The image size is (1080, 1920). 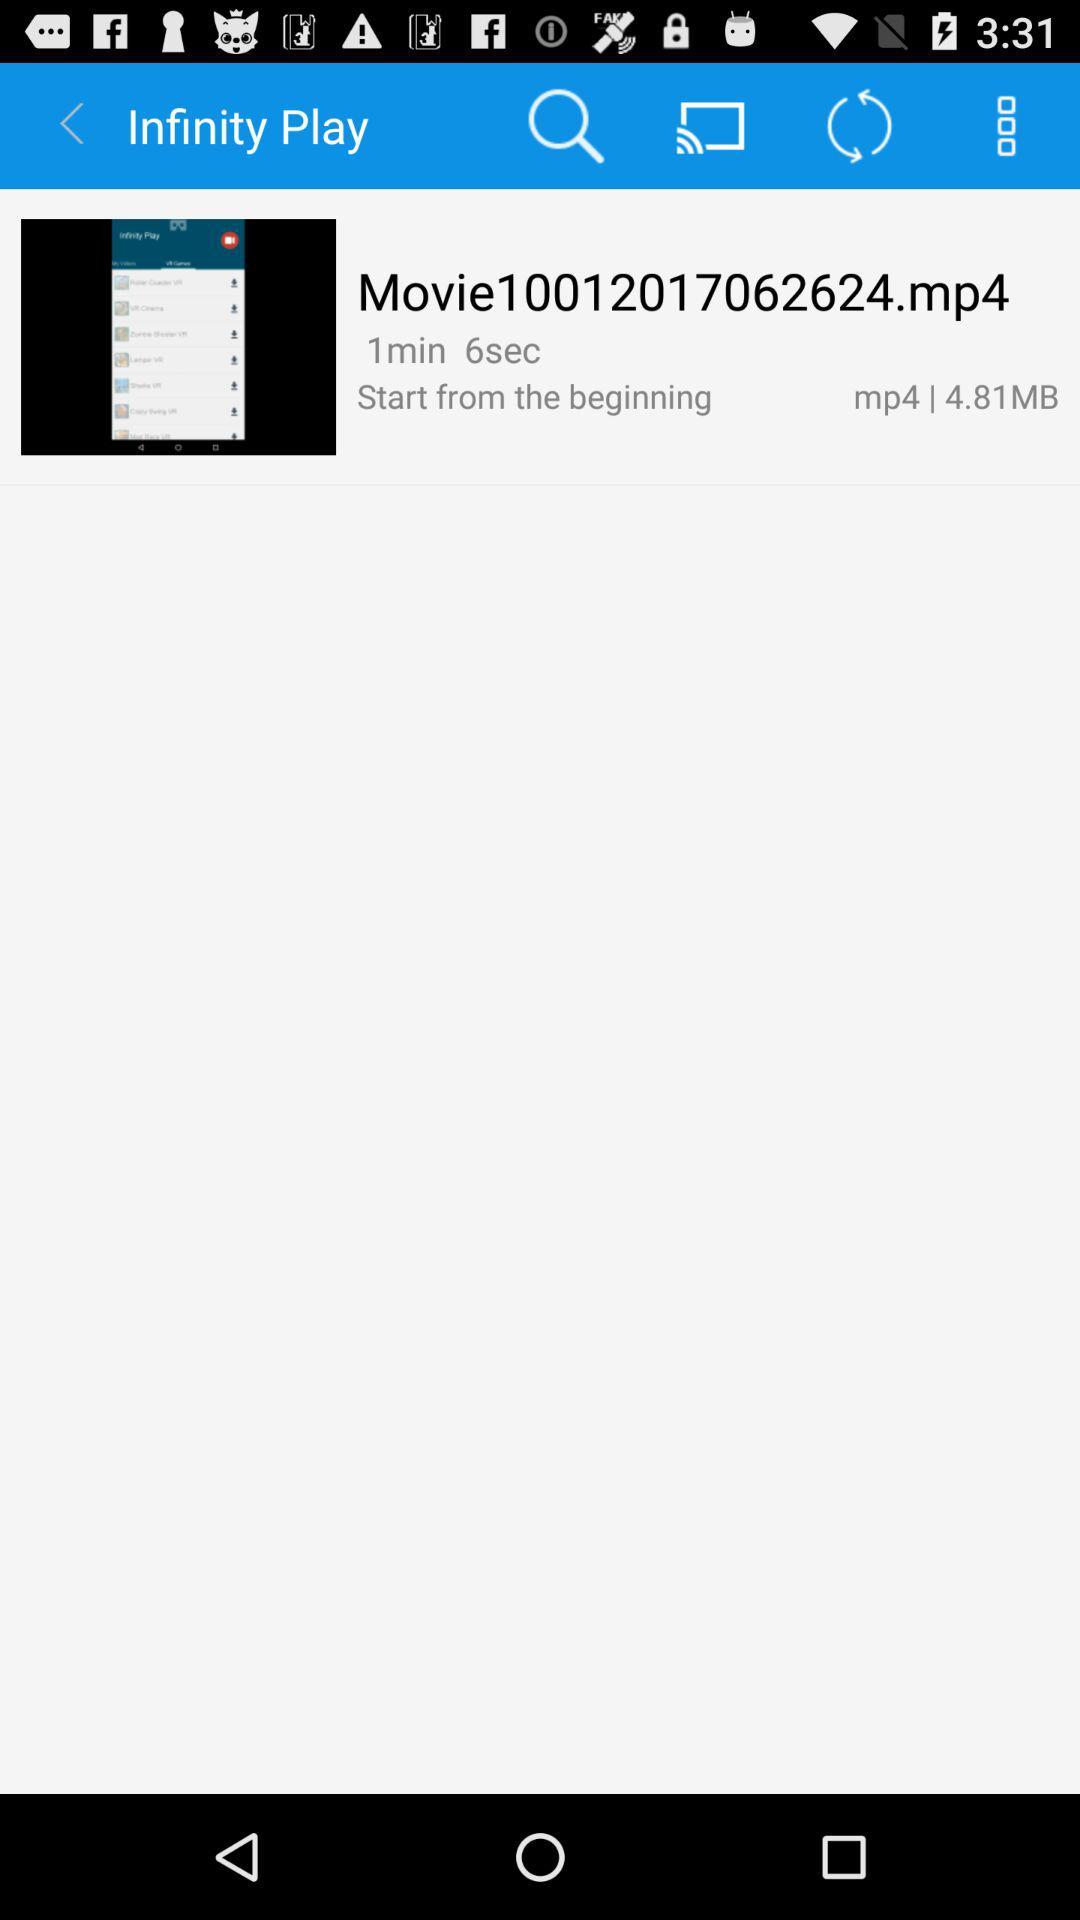 What do you see at coordinates (565, 124) in the screenshot?
I see `the item next to infinity play icon` at bounding box center [565, 124].